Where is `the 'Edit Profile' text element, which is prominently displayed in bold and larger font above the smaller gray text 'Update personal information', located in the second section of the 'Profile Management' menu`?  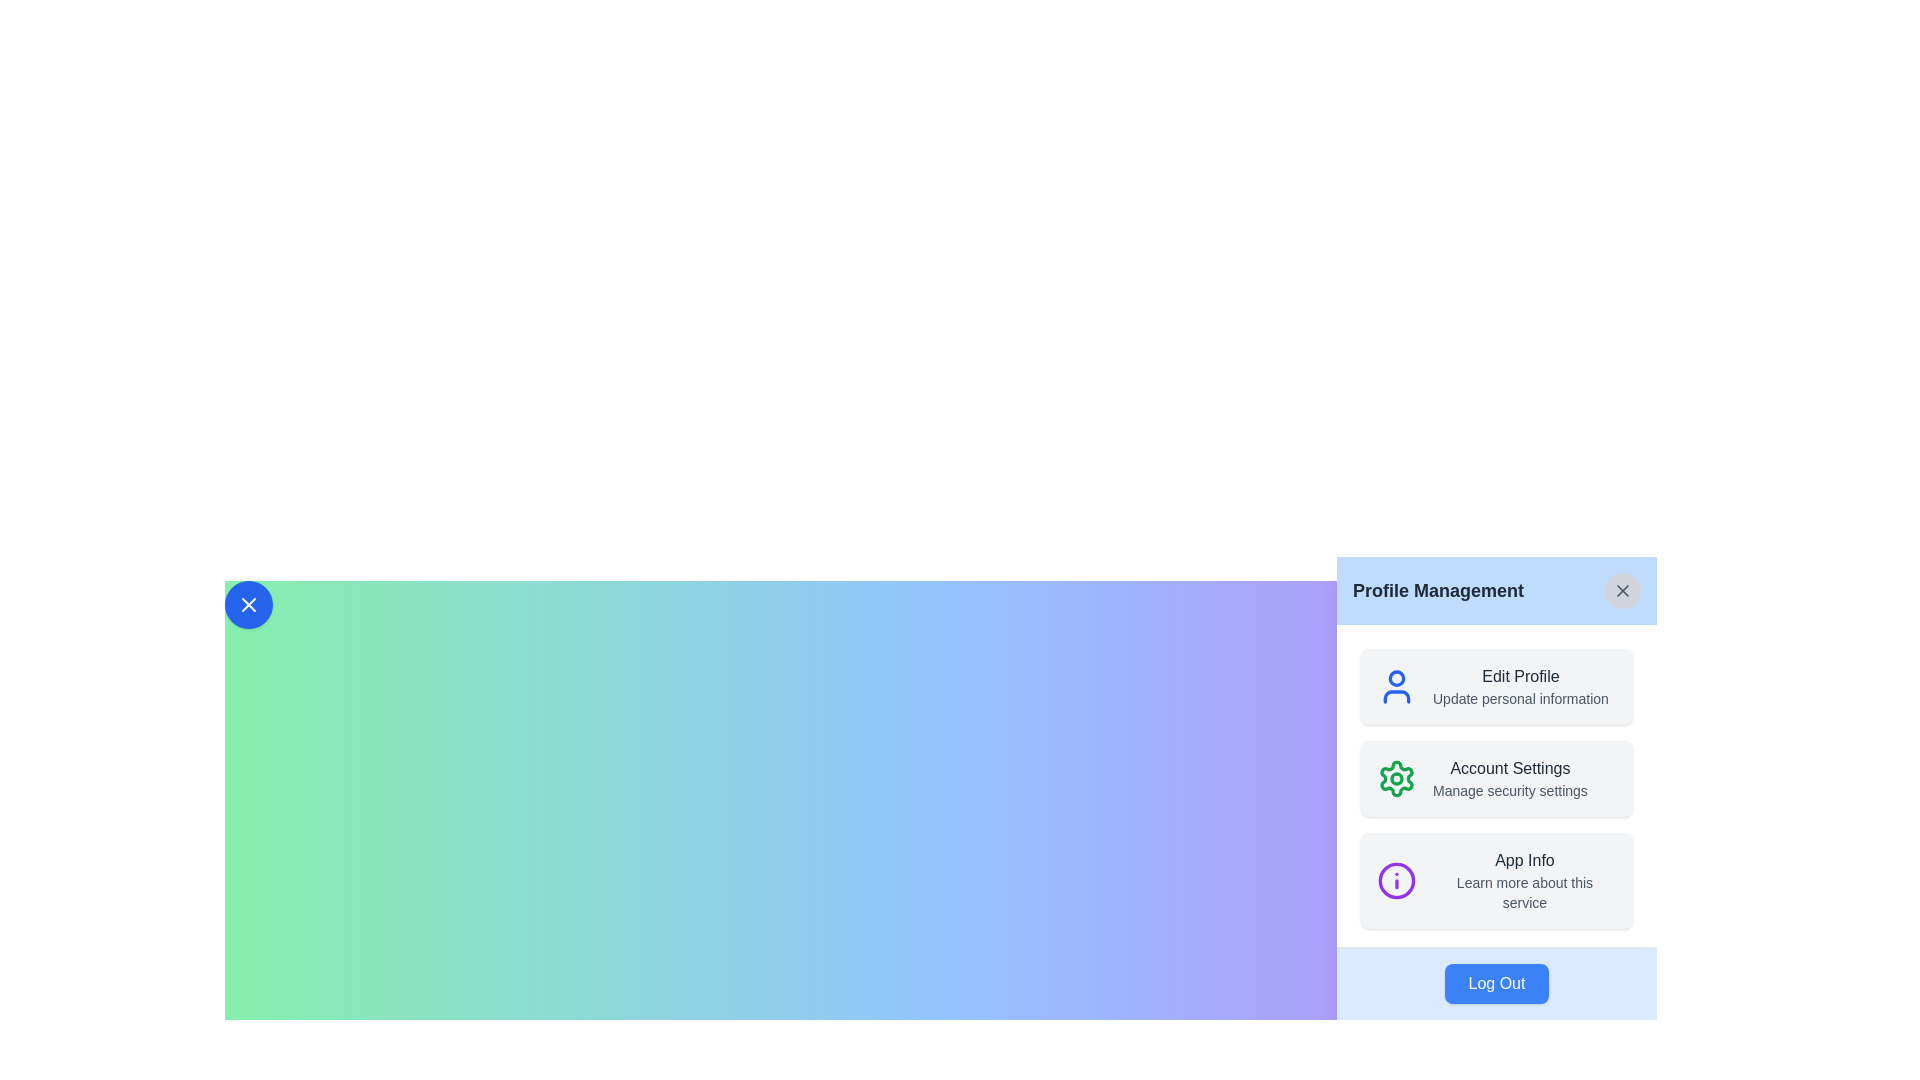 the 'Edit Profile' text element, which is prominently displayed in bold and larger font above the smaller gray text 'Update personal information', located in the second section of the 'Profile Management' menu is located at coordinates (1520, 685).